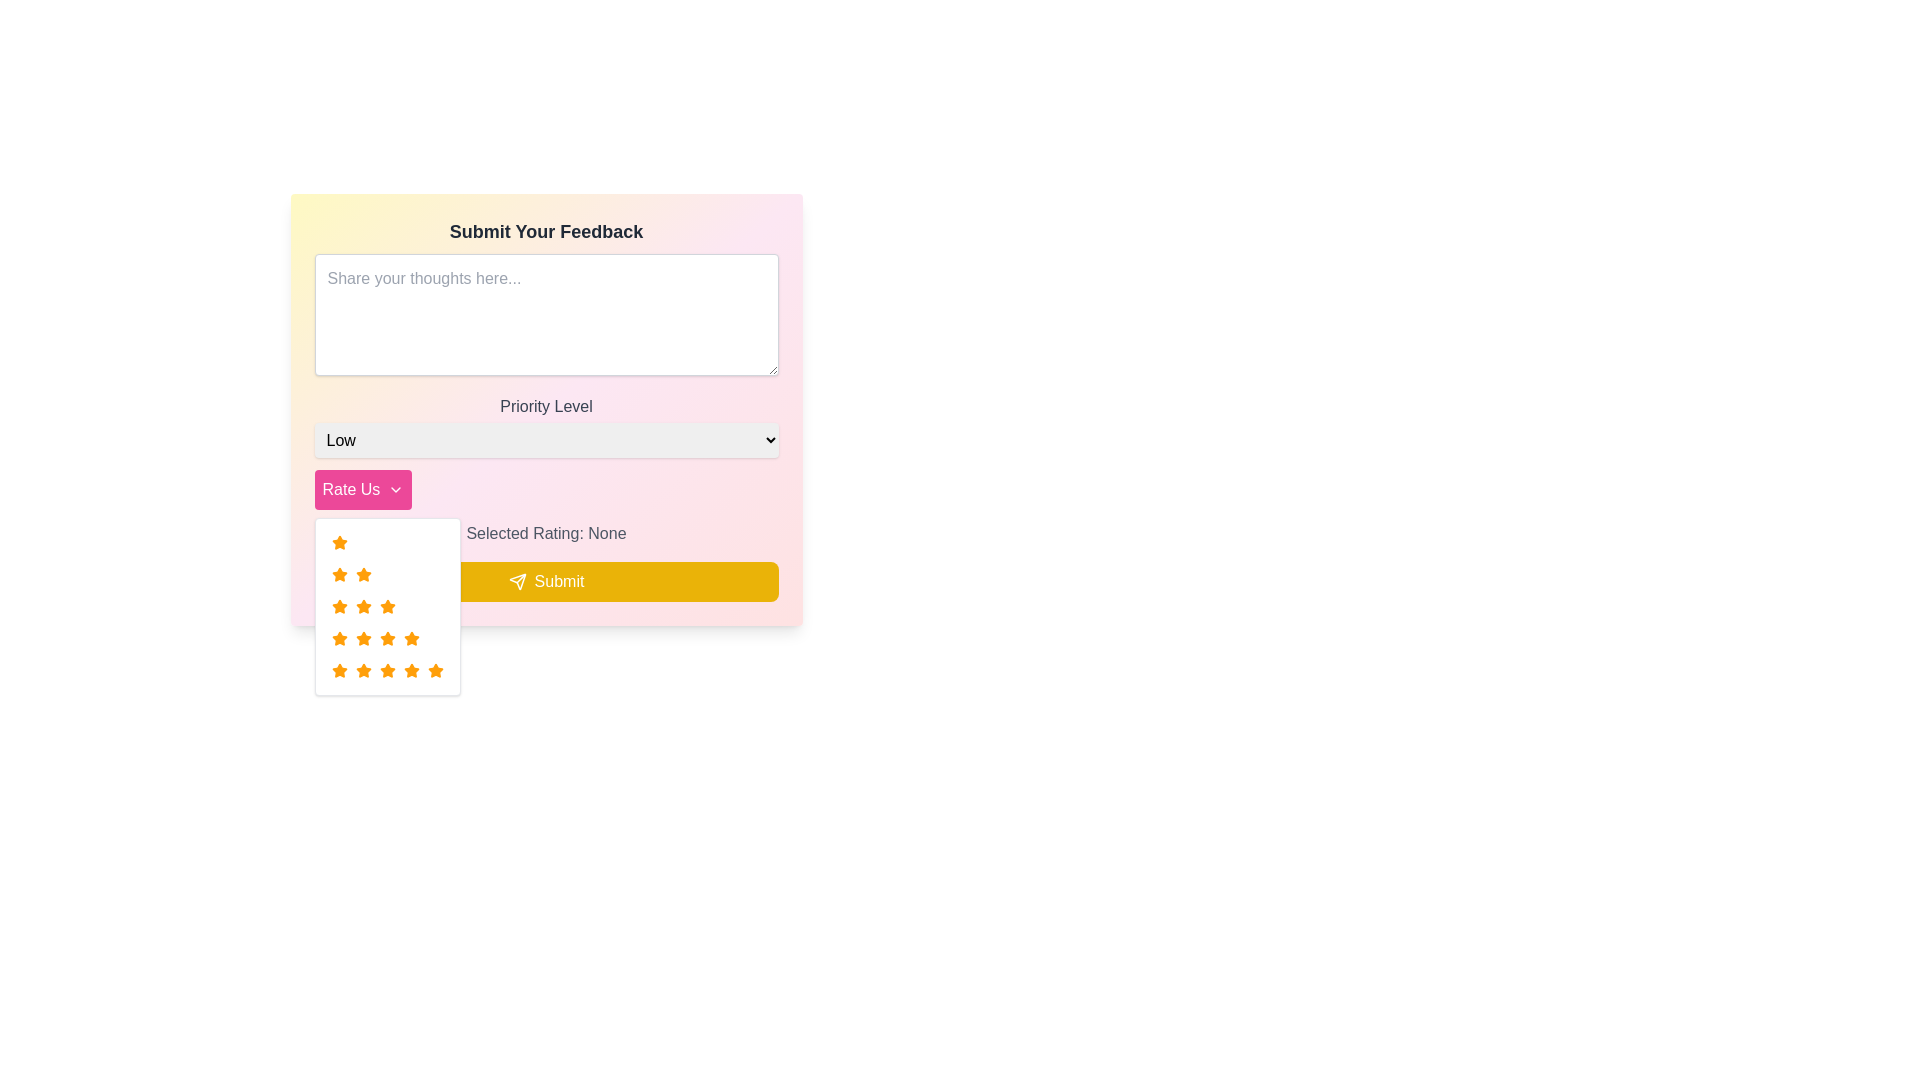  What do you see at coordinates (434, 670) in the screenshot?
I see `the last star in the rating stars grid within the 'Rate Us' dropdown menu` at bounding box center [434, 670].